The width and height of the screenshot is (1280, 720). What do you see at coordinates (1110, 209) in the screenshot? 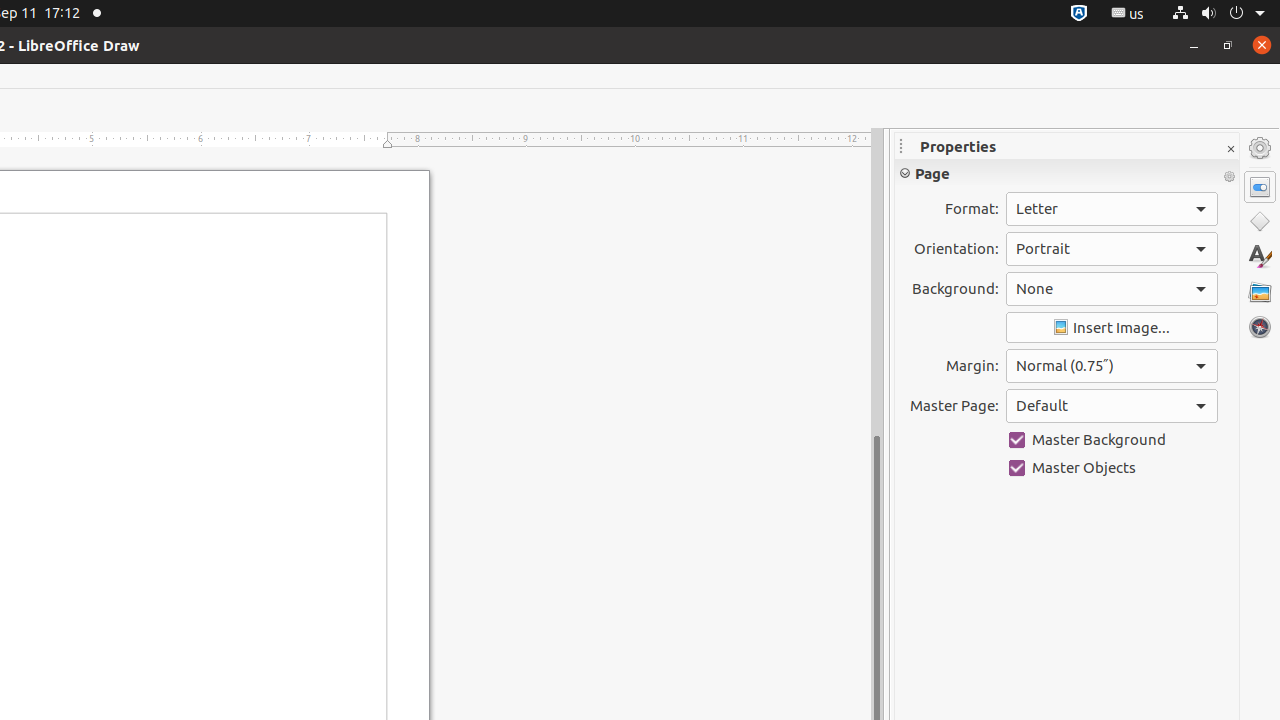
I see `'Format:'` at bounding box center [1110, 209].